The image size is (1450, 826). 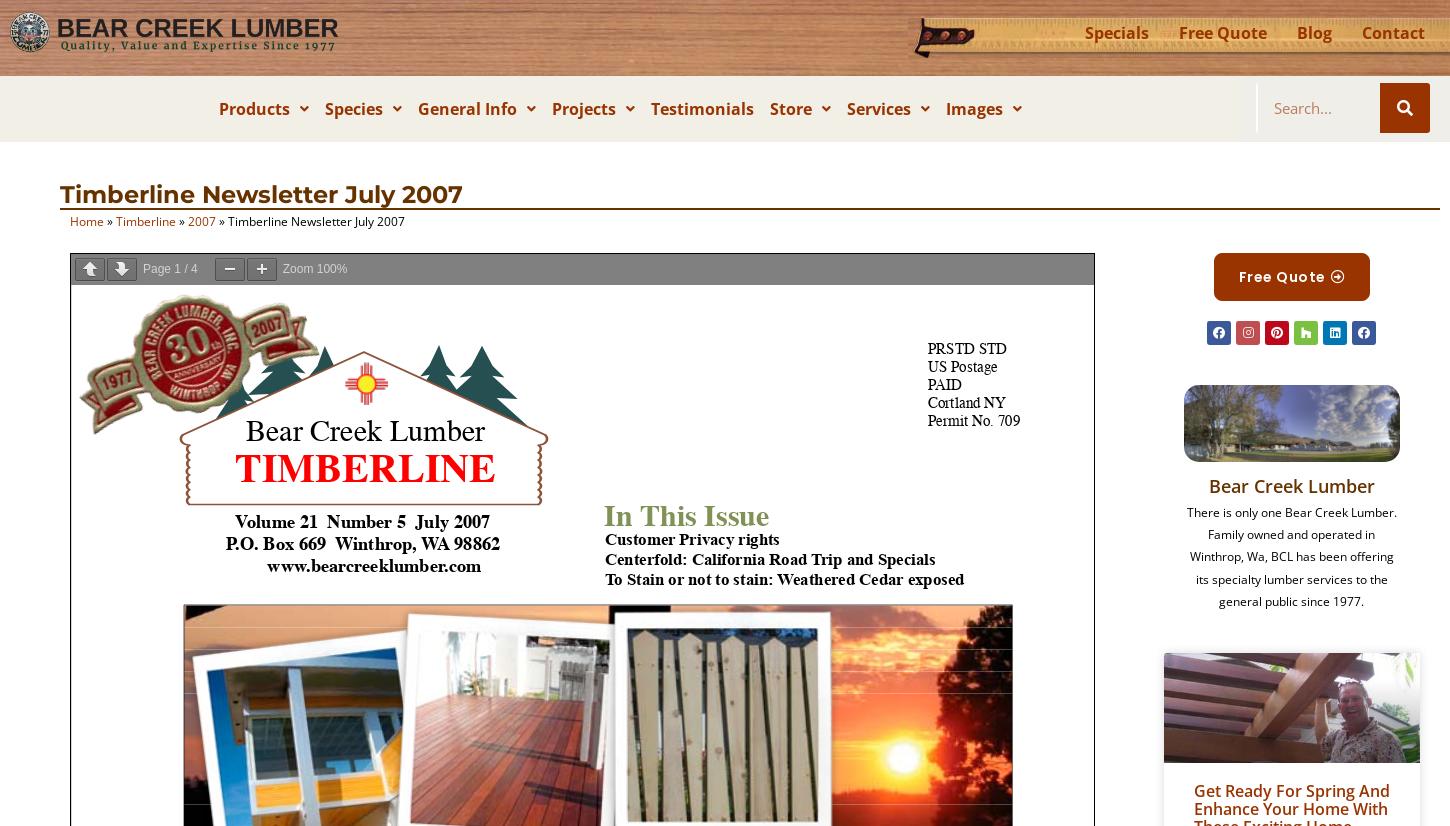 I want to click on '100%', so click(x=331, y=267).